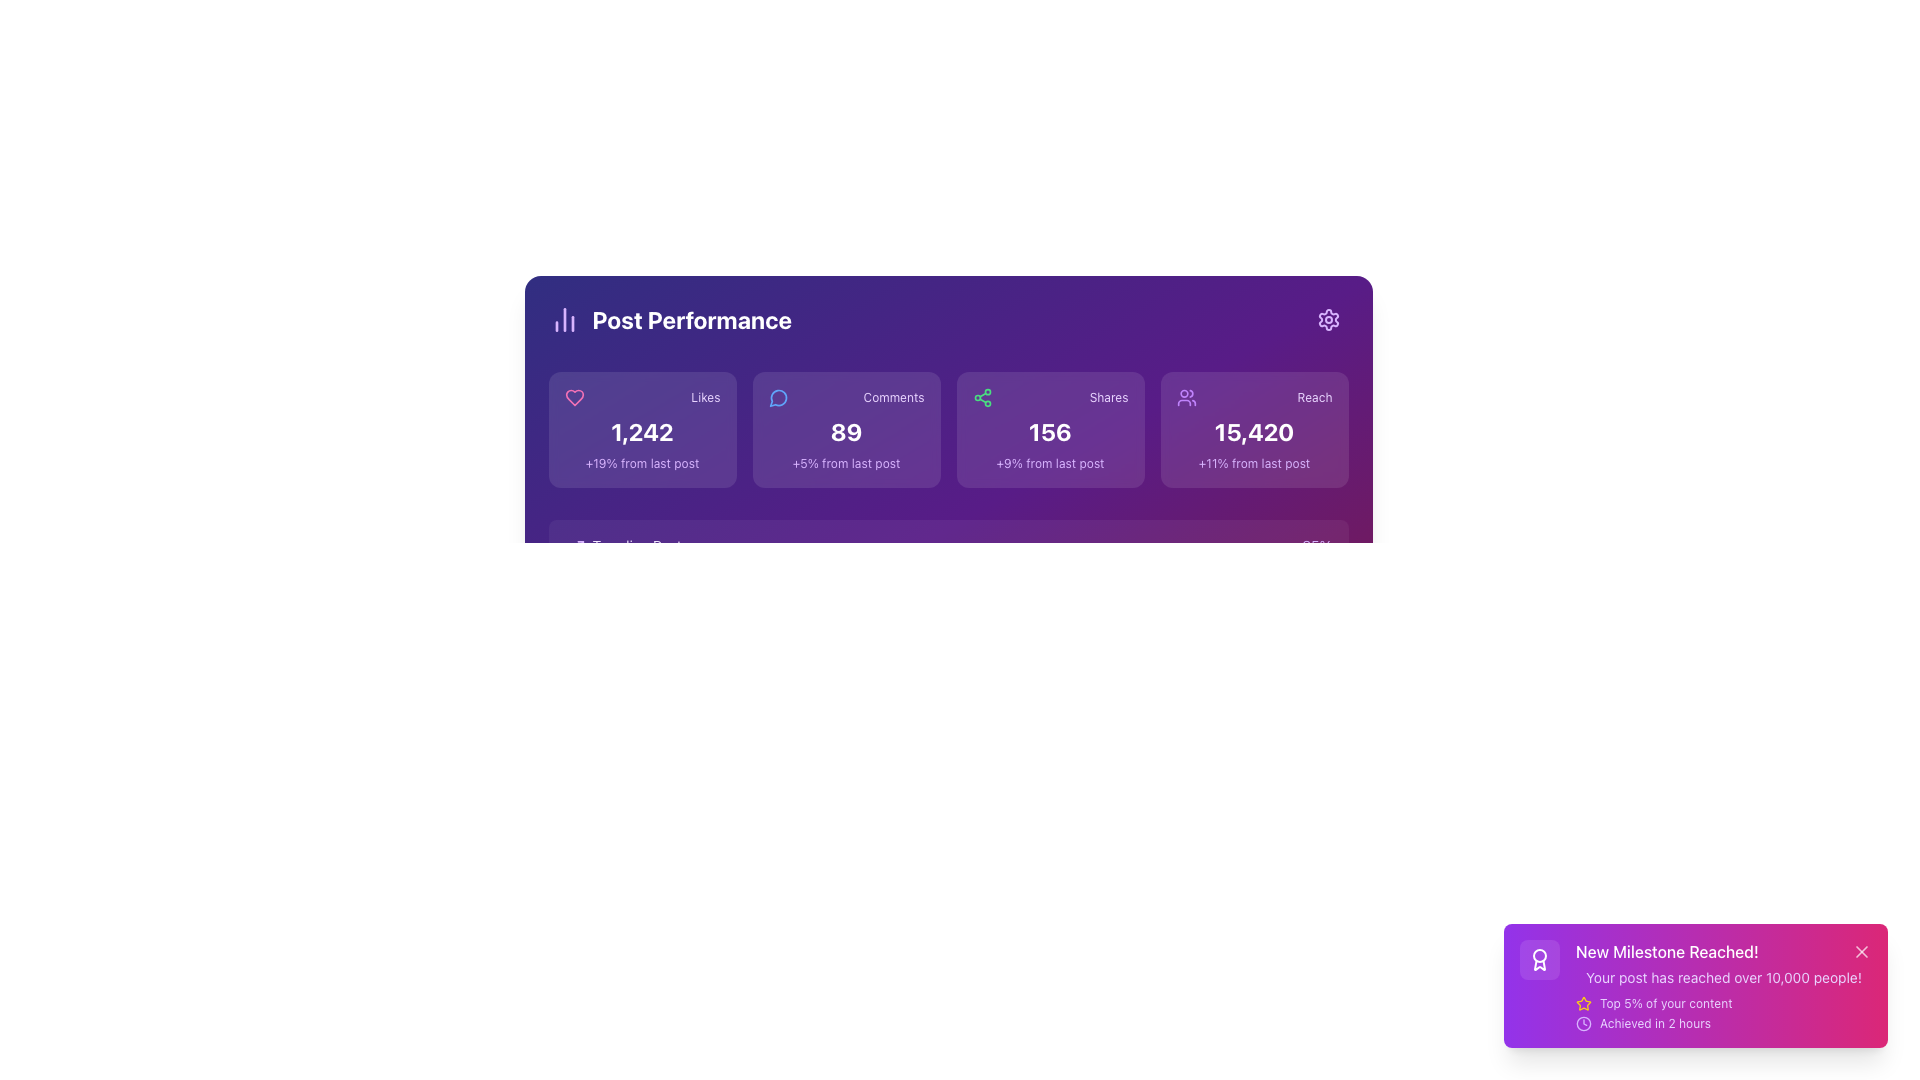  I want to click on the white award icon within the circular border located in the bottom-right corner of the interface, which represents an achievement badge or award, so click(1539, 959).